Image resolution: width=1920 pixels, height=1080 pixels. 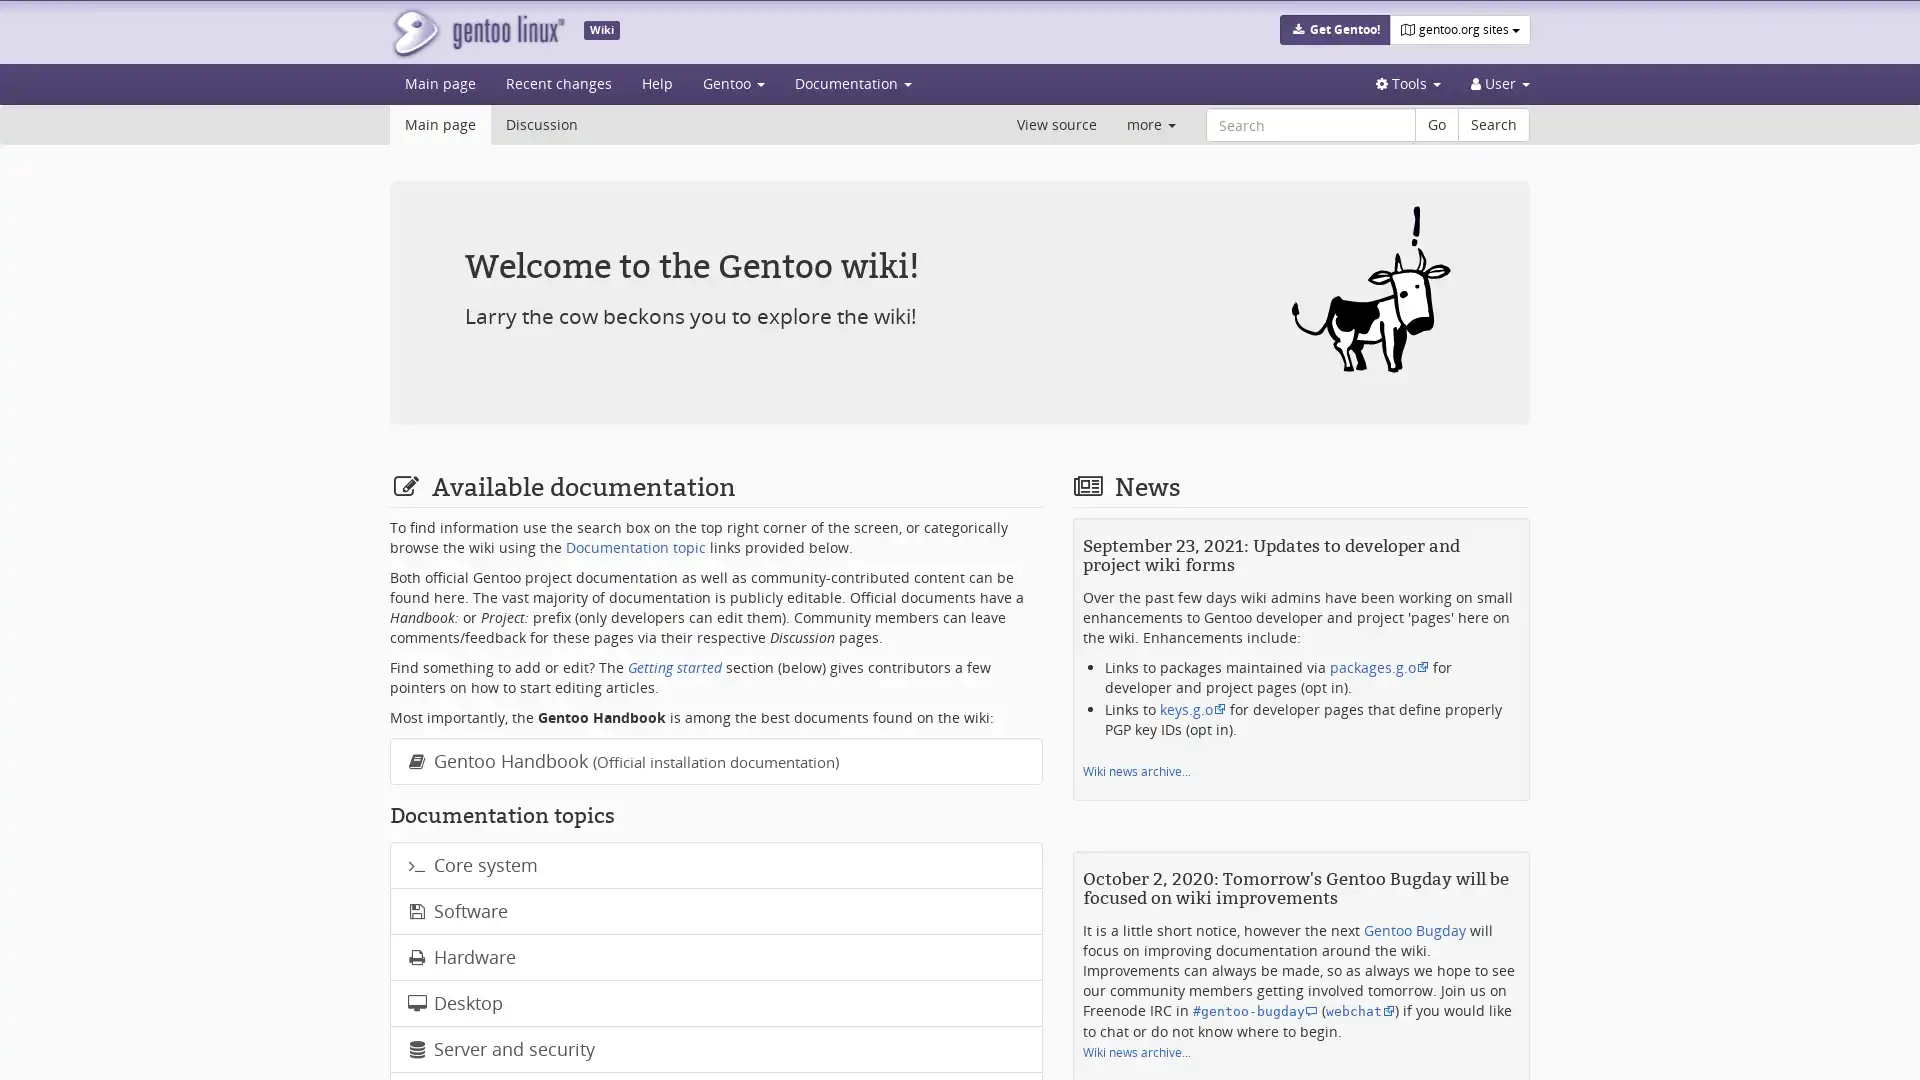 I want to click on Documentation, so click(x=853, y=83).